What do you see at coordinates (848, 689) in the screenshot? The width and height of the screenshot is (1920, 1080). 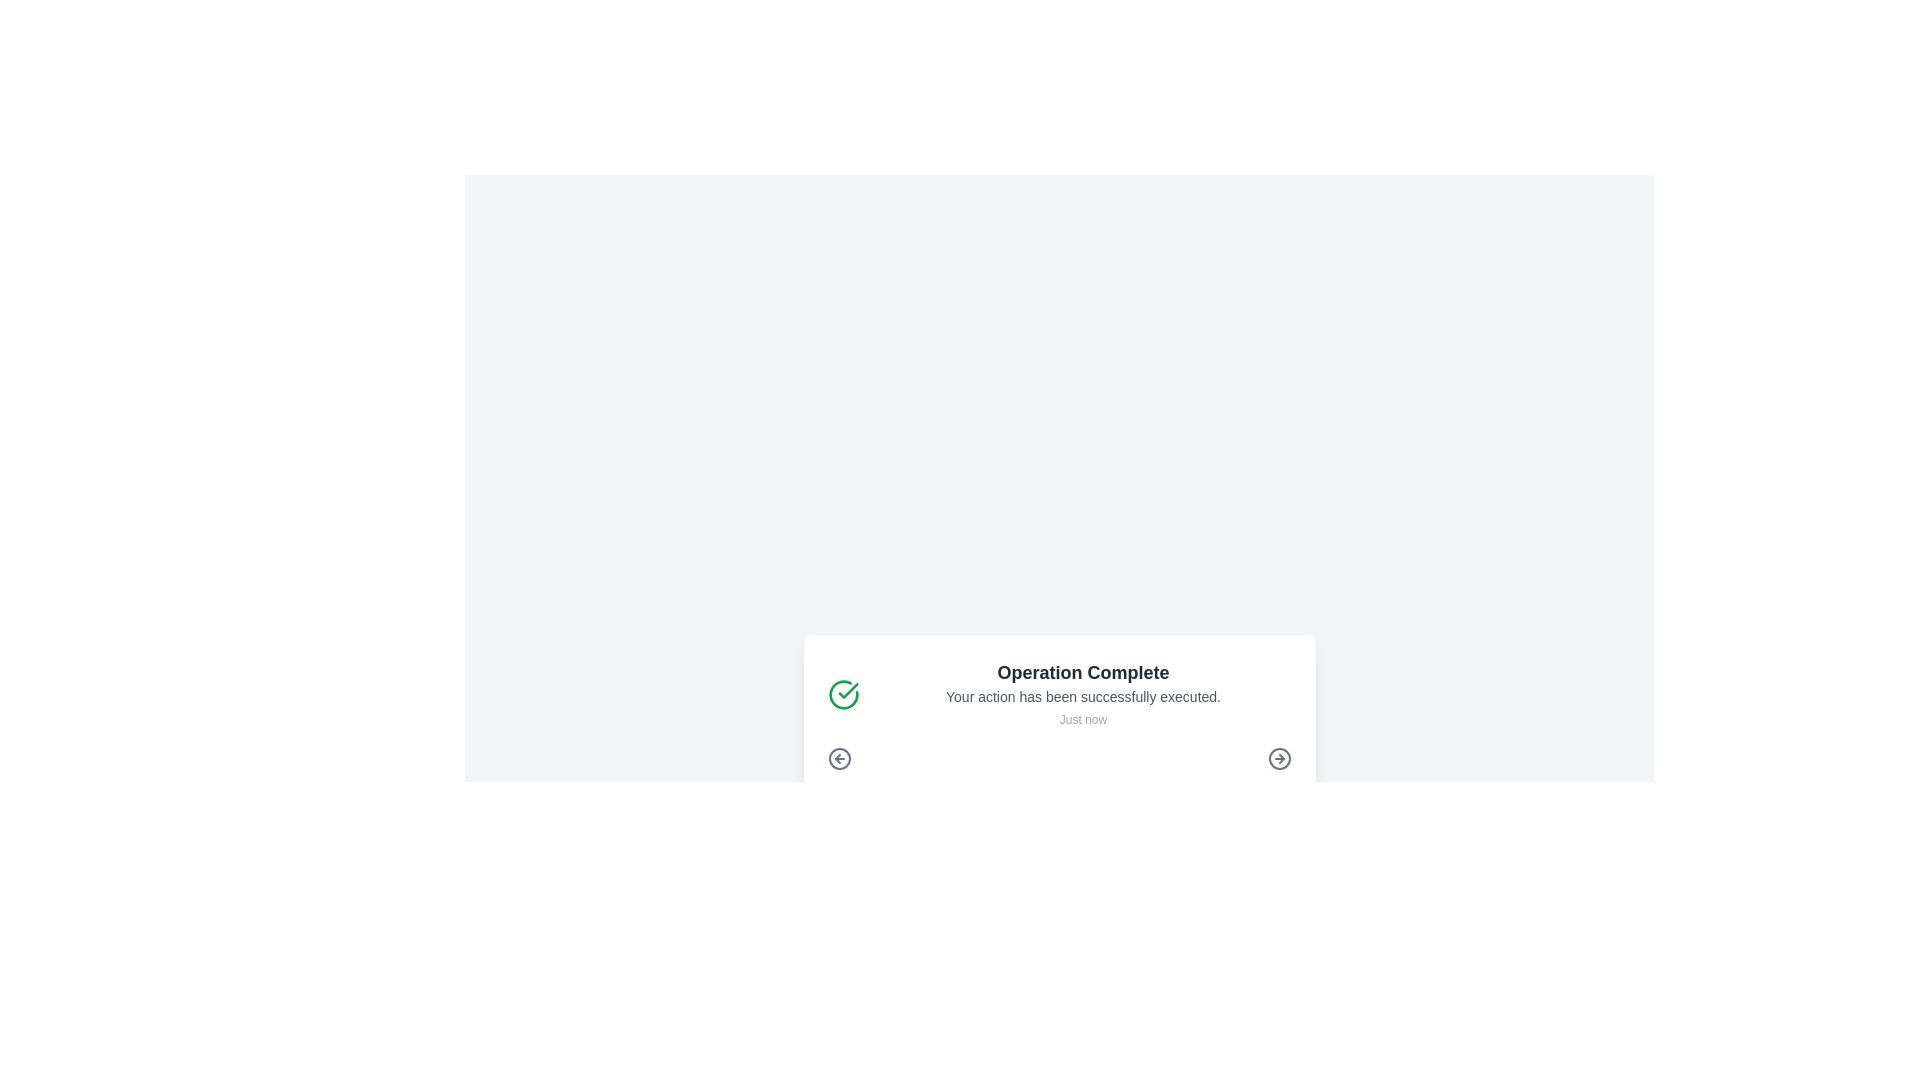 I see `the checkmark icon within the green outlined circle, which is part of a success indicator located on the left side of the message box` at bounding box center [848, 689].